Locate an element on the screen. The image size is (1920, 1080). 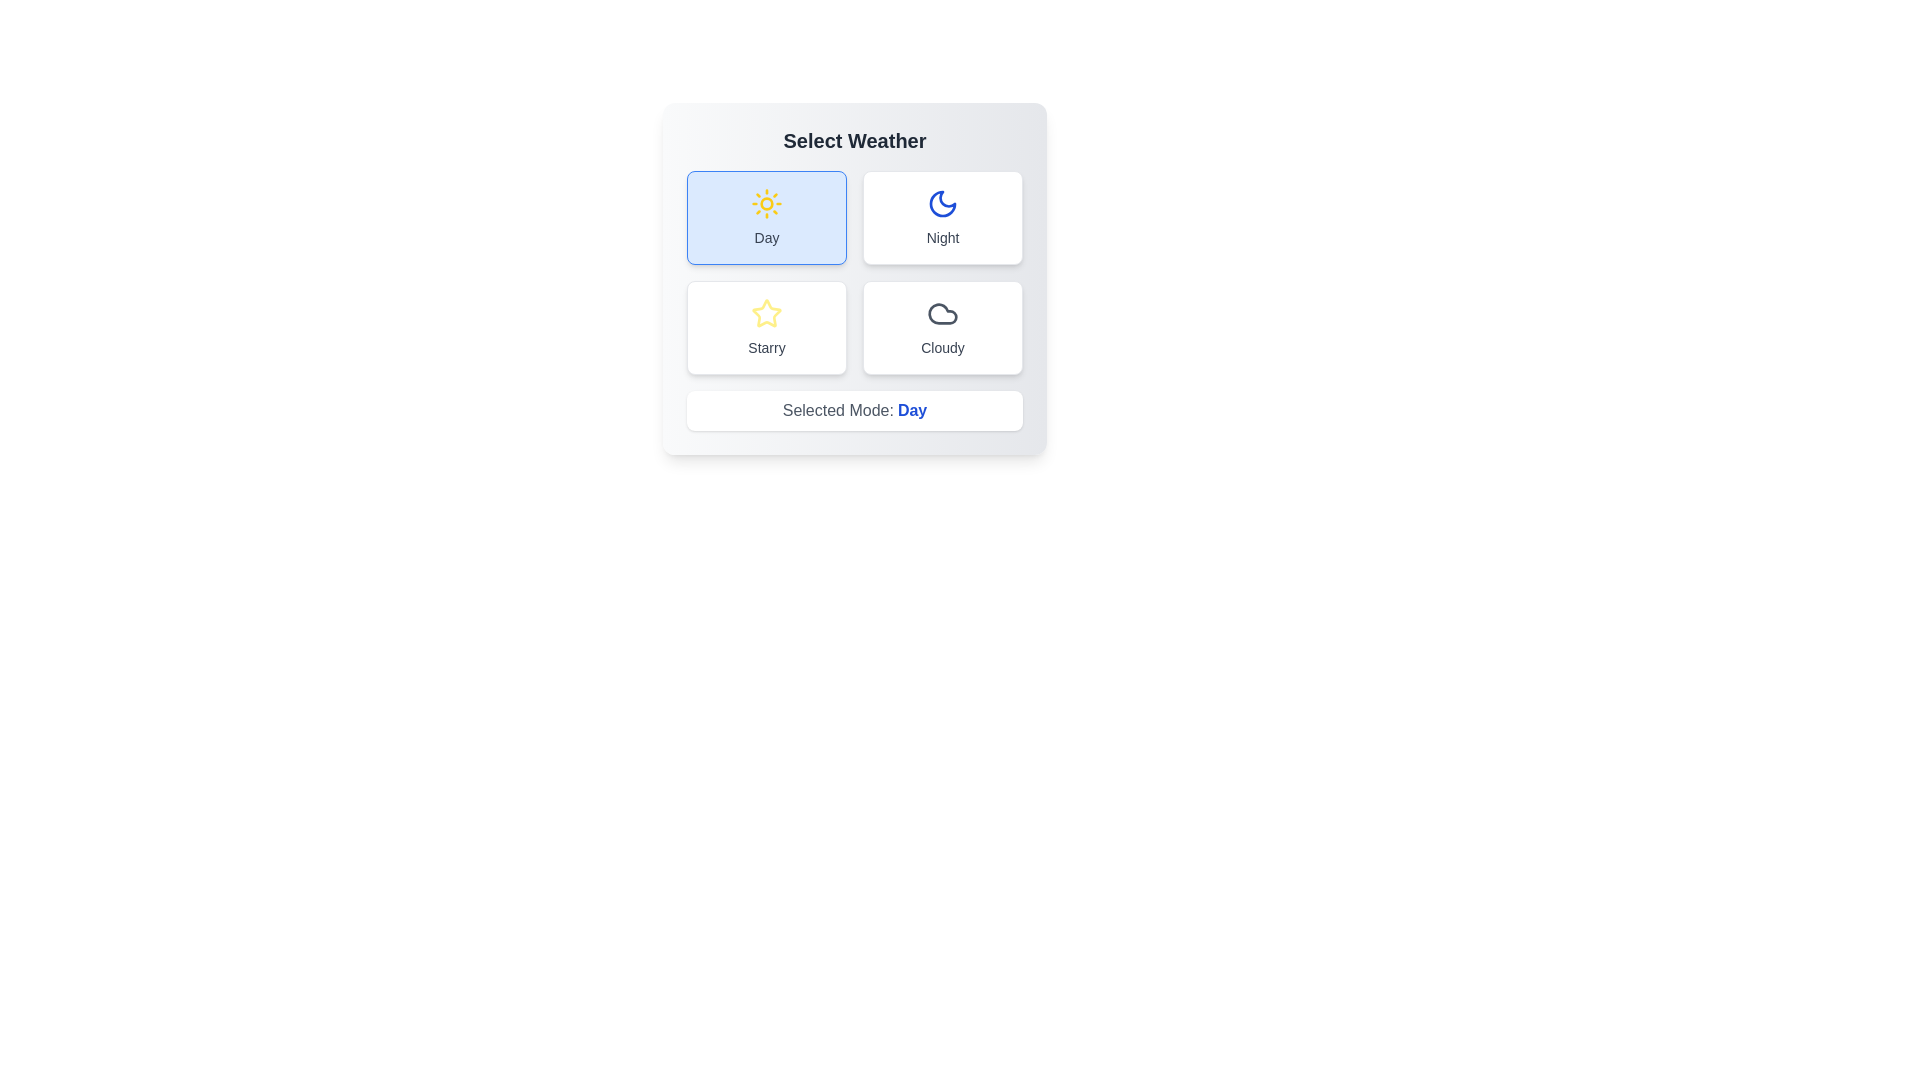
the weather mode by clicking on the corresponding button for Cloudy is located at coordinates (941, 326).